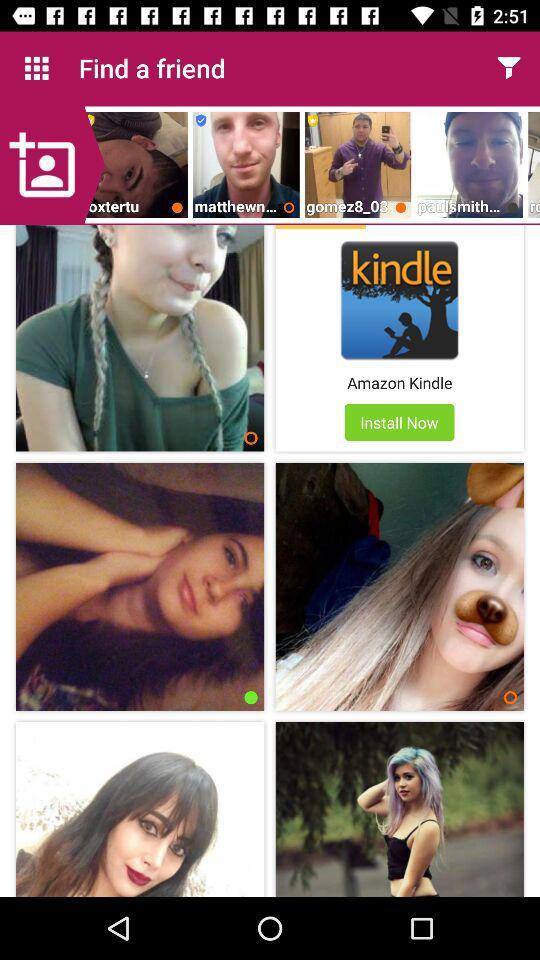  What do you see at coordinates (36, 68) in the screenshot?
I see `icon to the left of the find a friend icon` at bounding box center [36, 68].